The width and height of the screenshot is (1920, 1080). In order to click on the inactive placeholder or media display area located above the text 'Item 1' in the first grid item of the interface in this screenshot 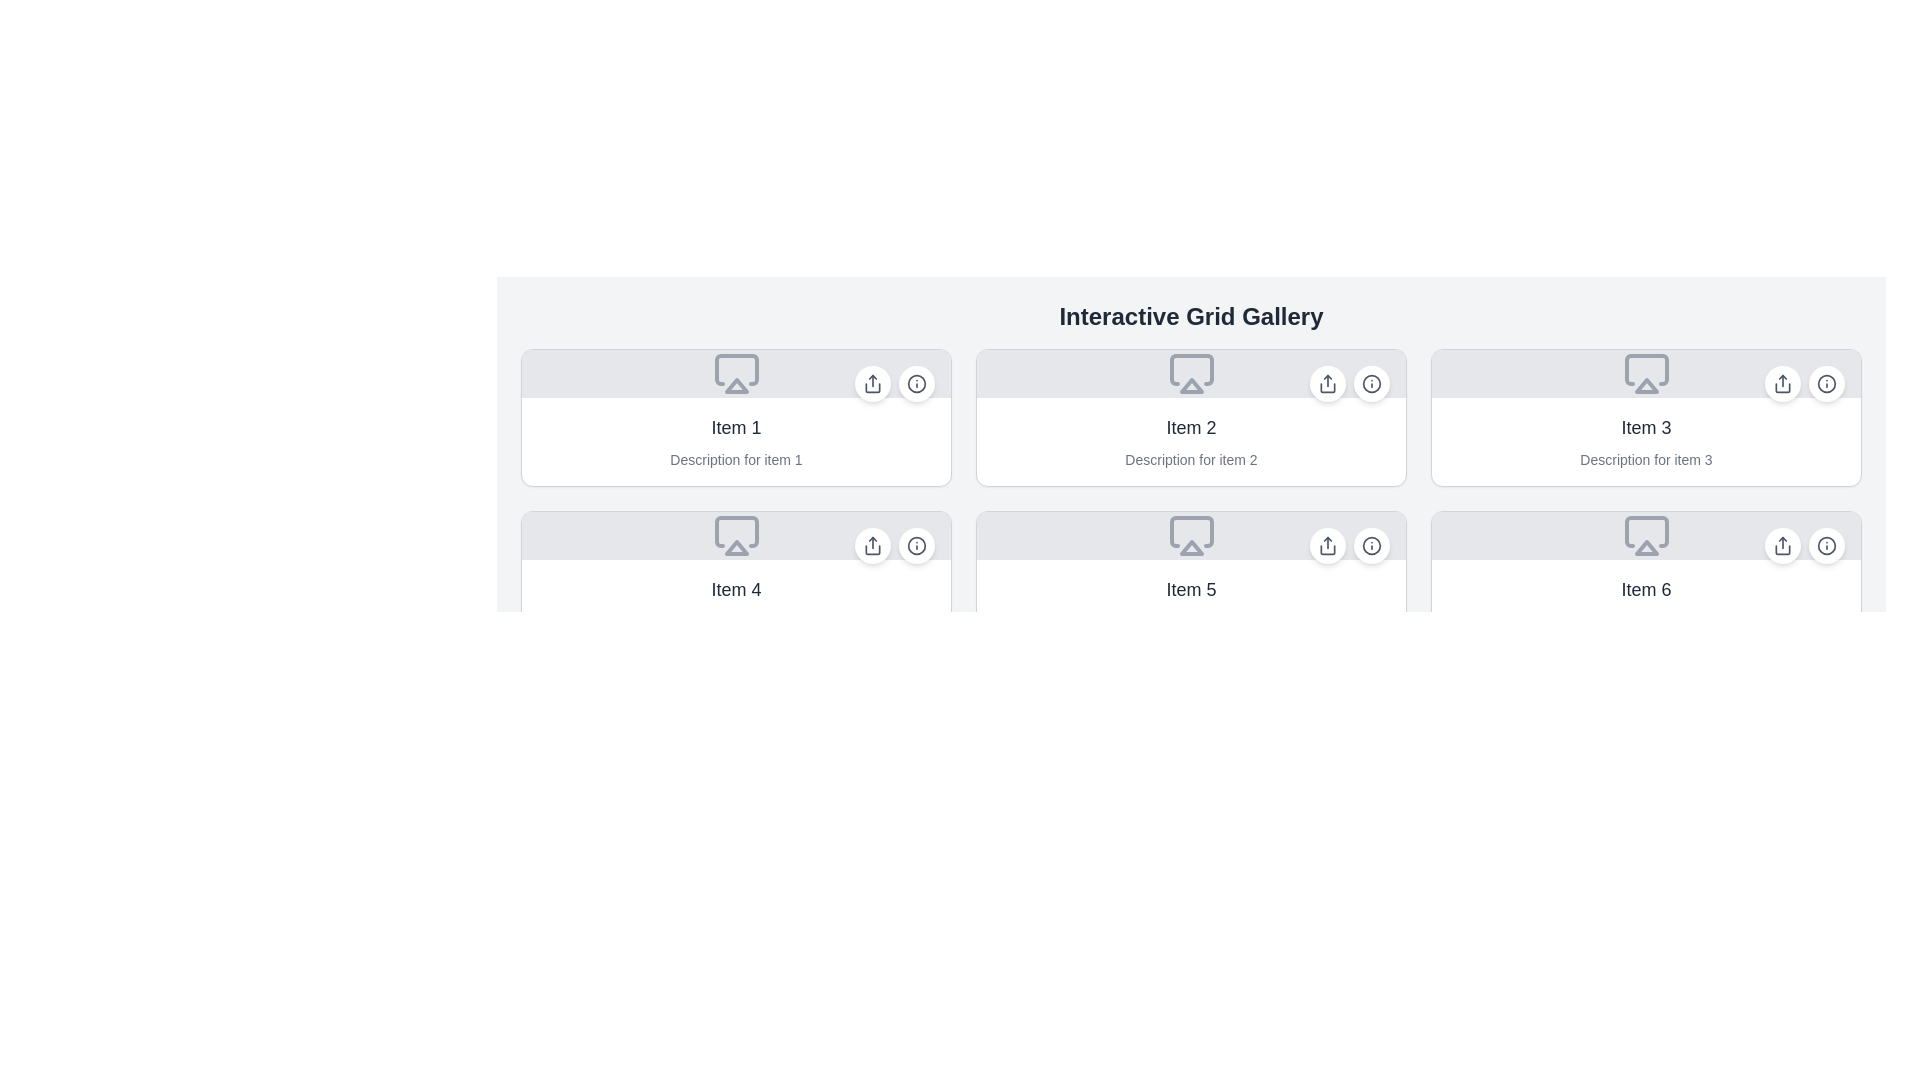, I will do `click(735, 374)`.